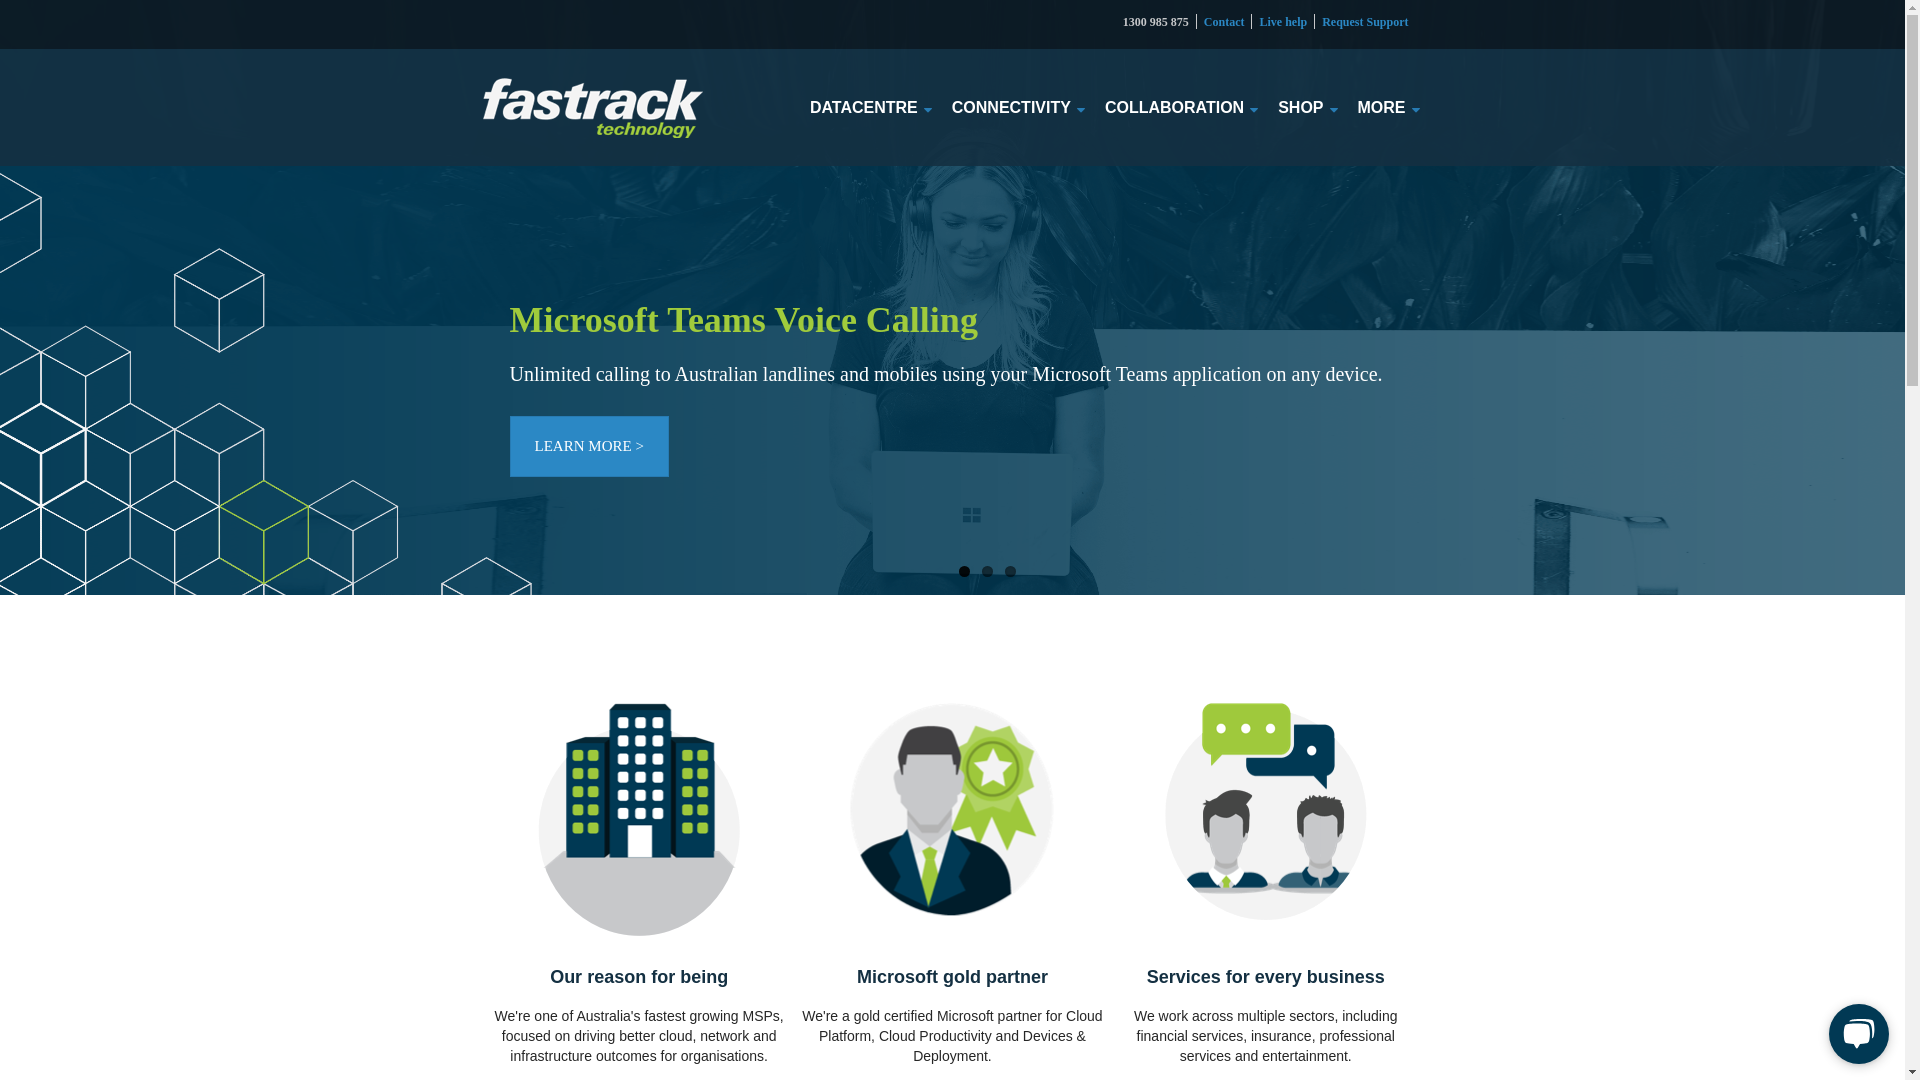  Describe the element at coordinates (987, 571) in the screenshot. I see `'2'` at that location.